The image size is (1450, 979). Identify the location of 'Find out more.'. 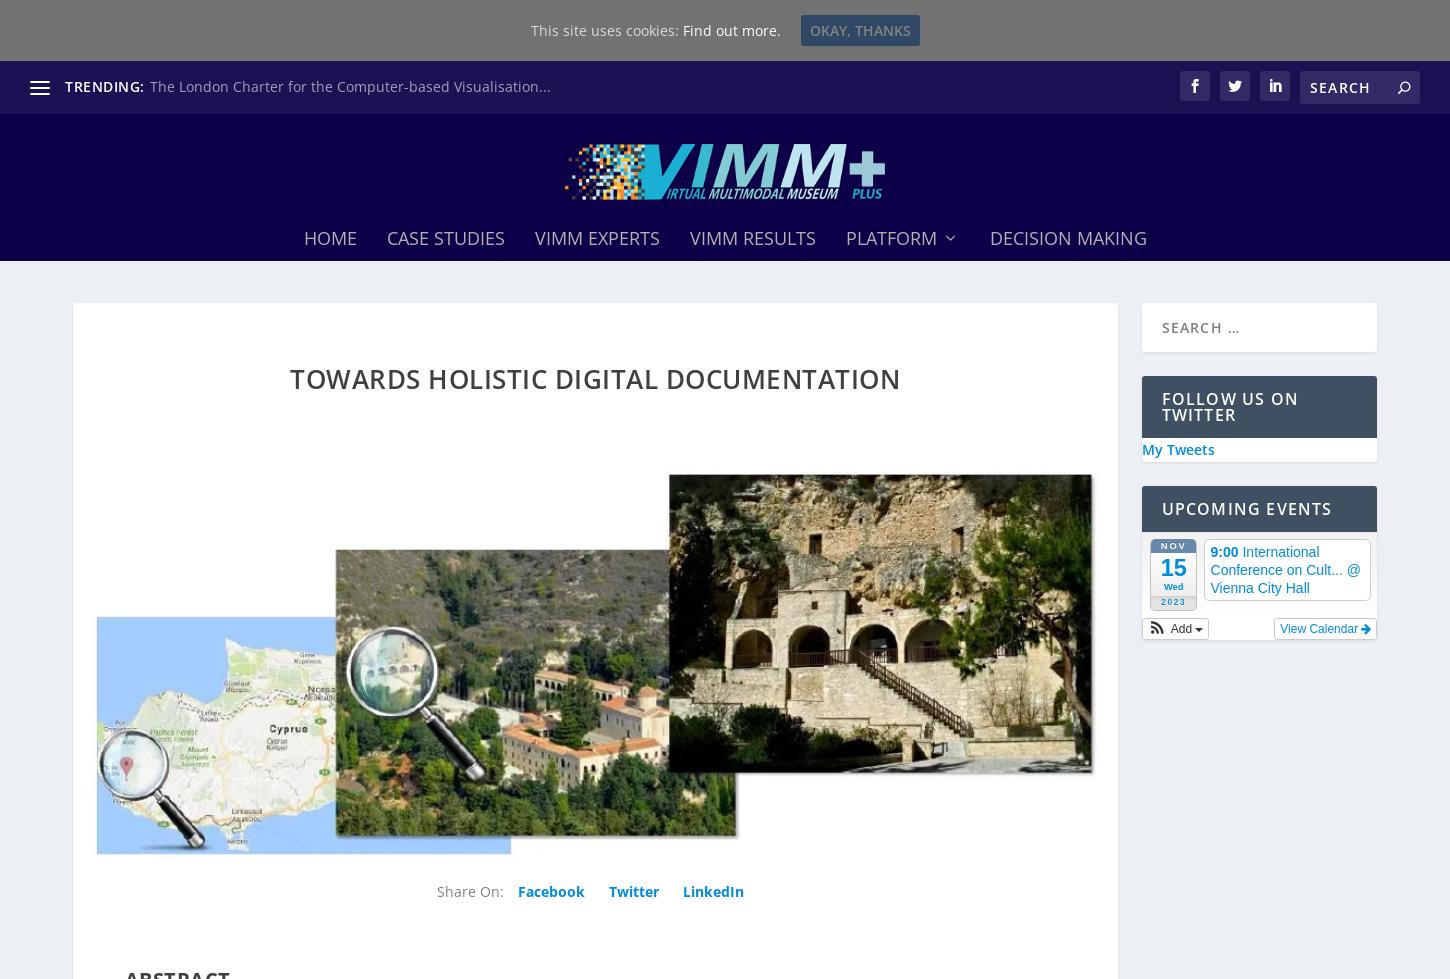
(680, 29).